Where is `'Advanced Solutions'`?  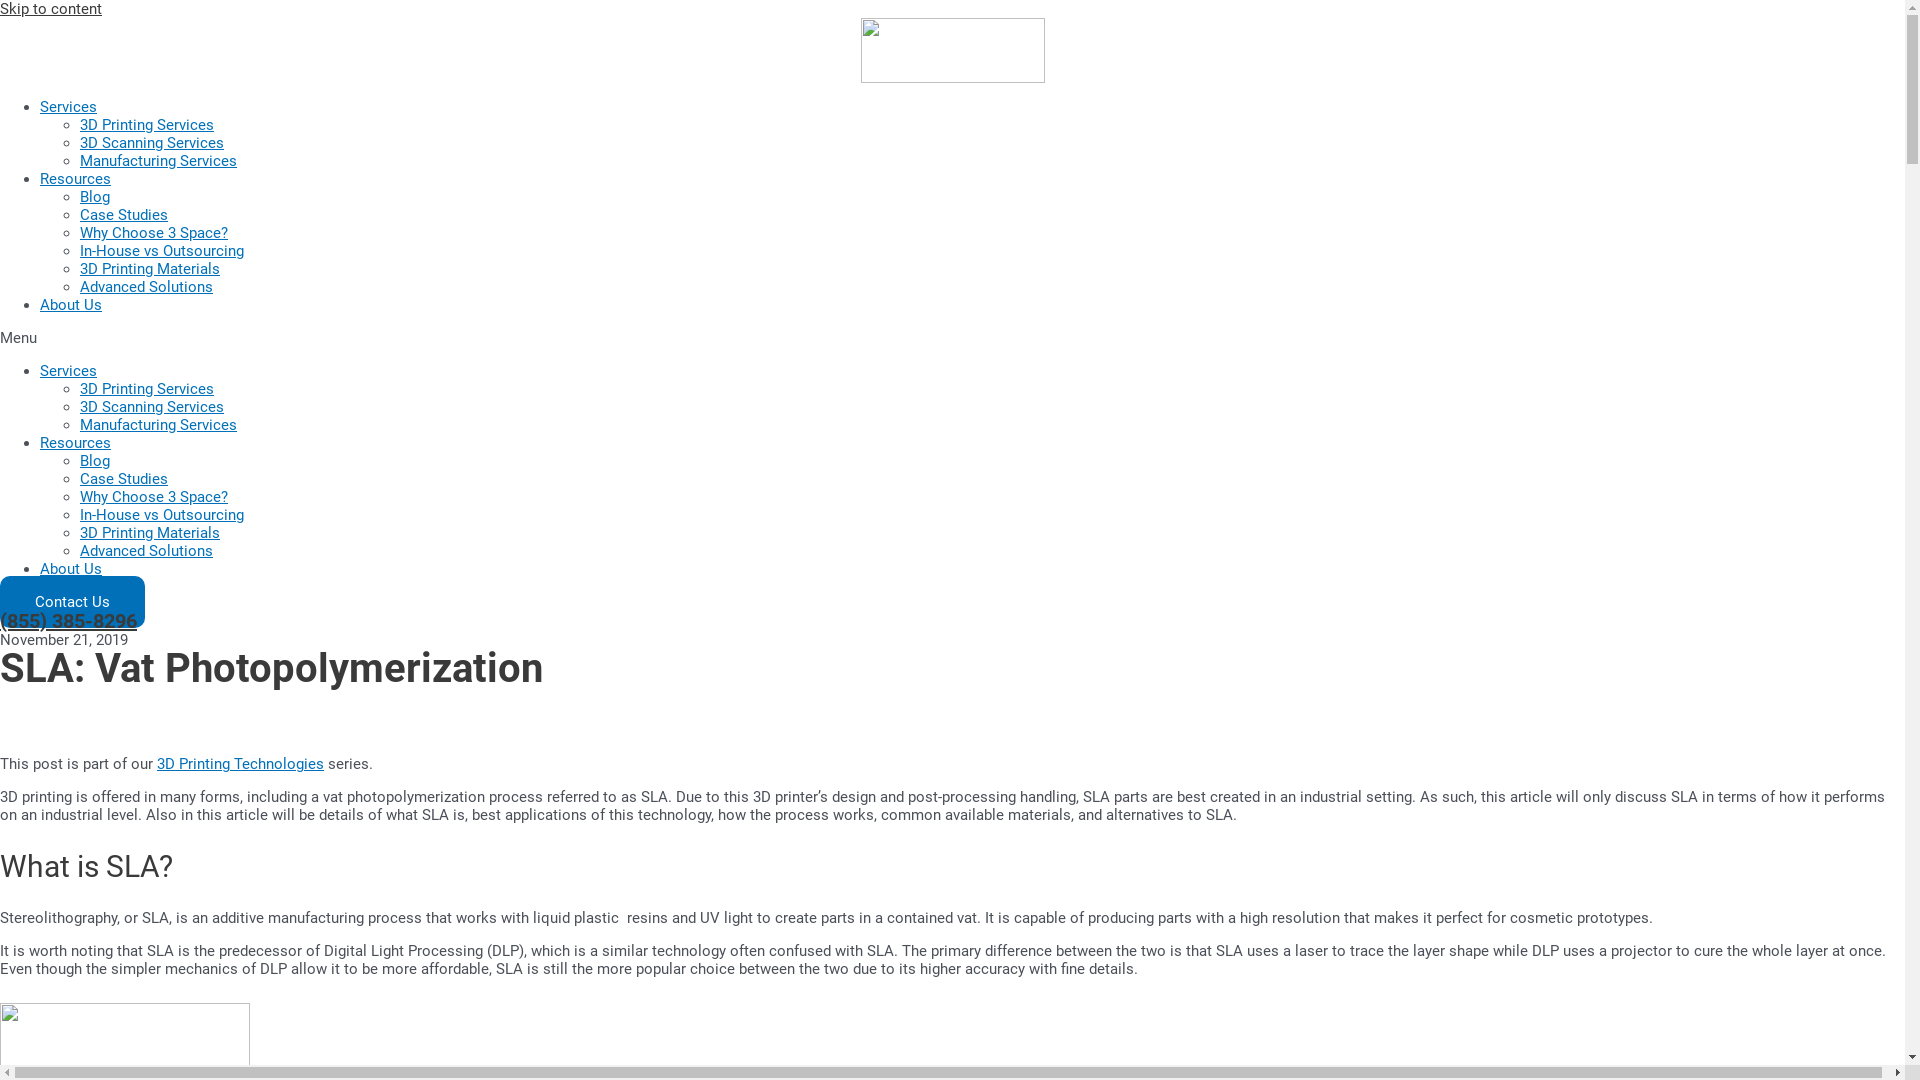
'Advanced Solutions' is located at coordinates (80, 286).